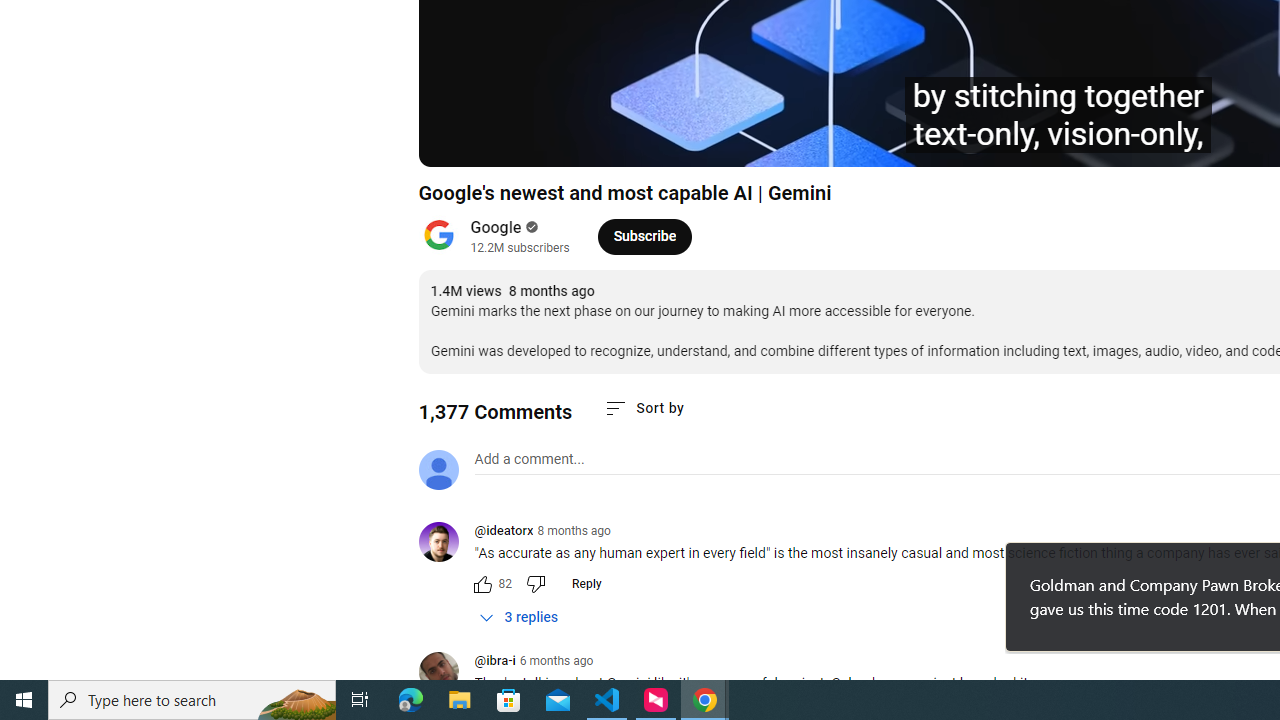  I want to click on '8 months ago', so click(573, 530).